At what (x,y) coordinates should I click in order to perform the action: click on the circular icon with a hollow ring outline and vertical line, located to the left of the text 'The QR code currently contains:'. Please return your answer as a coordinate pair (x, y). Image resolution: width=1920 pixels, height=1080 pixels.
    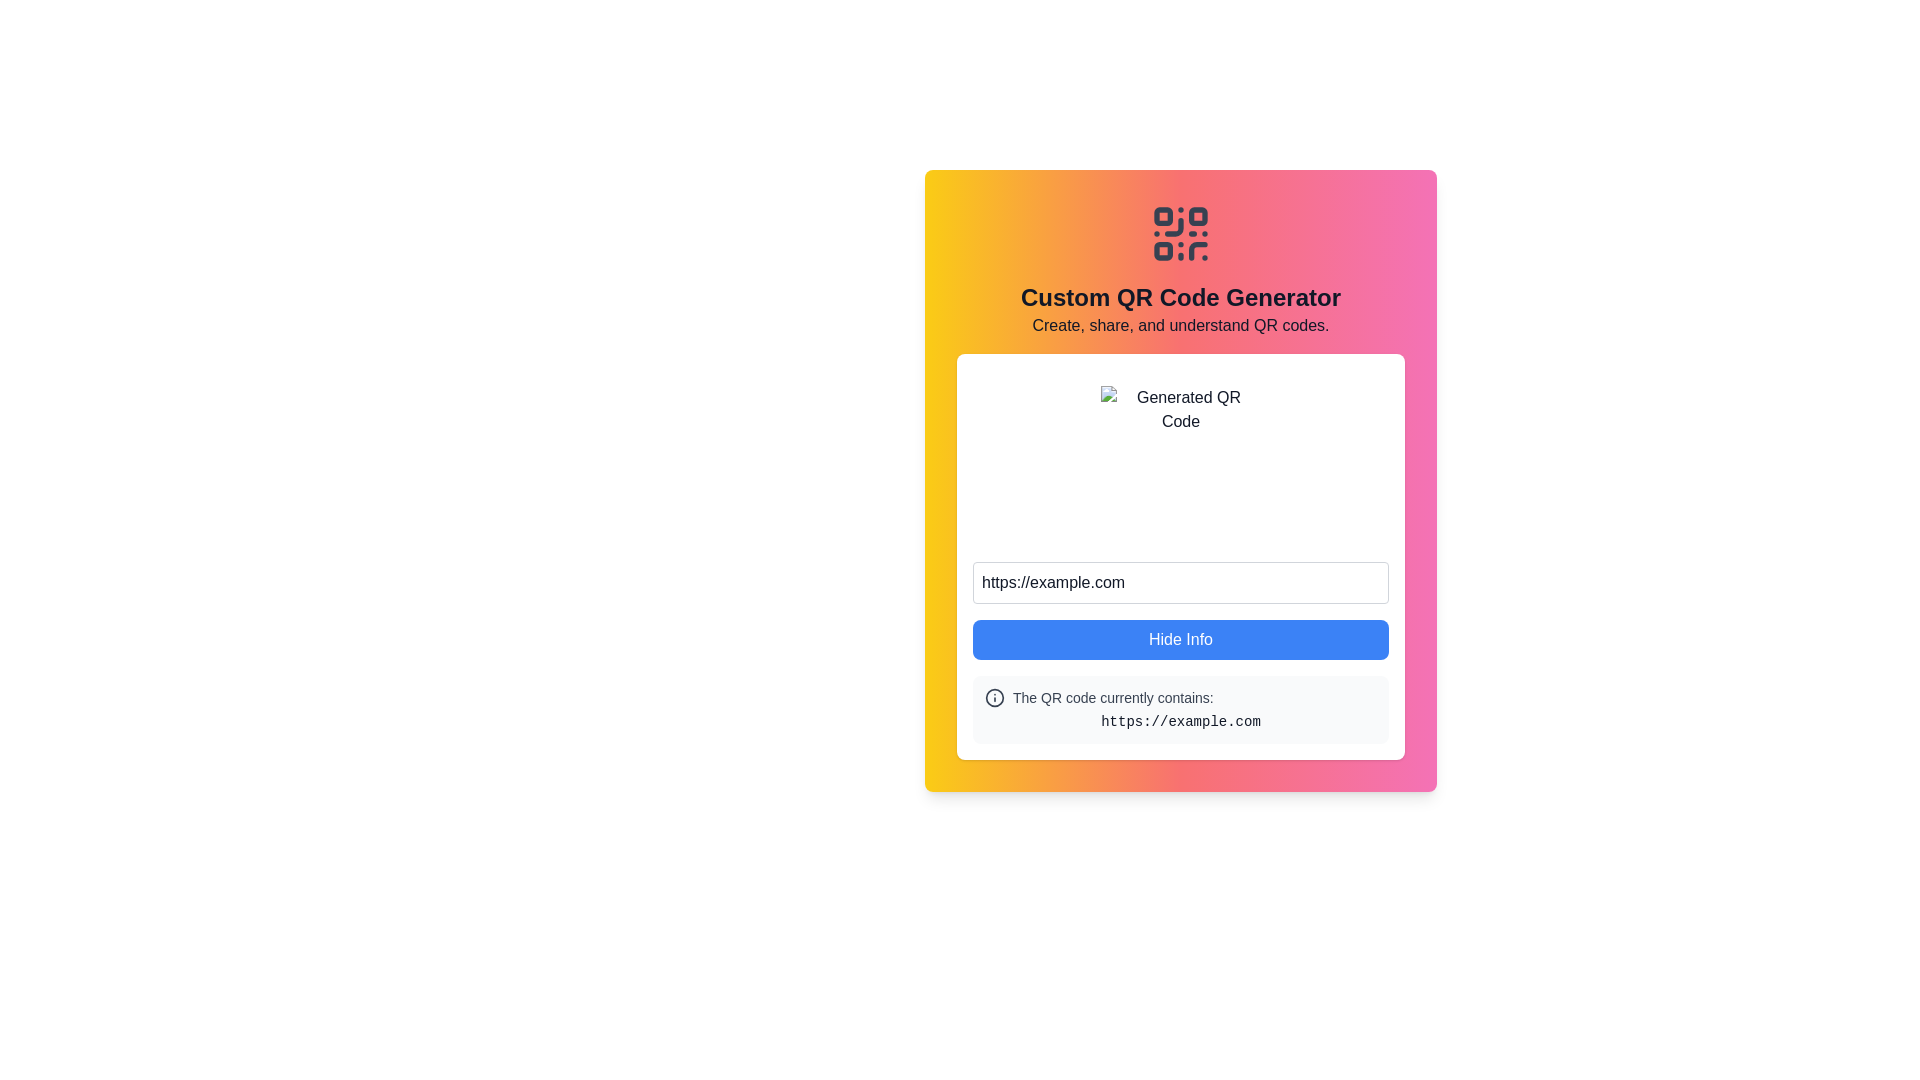
    Looking at the image, I should click on (994, 697).